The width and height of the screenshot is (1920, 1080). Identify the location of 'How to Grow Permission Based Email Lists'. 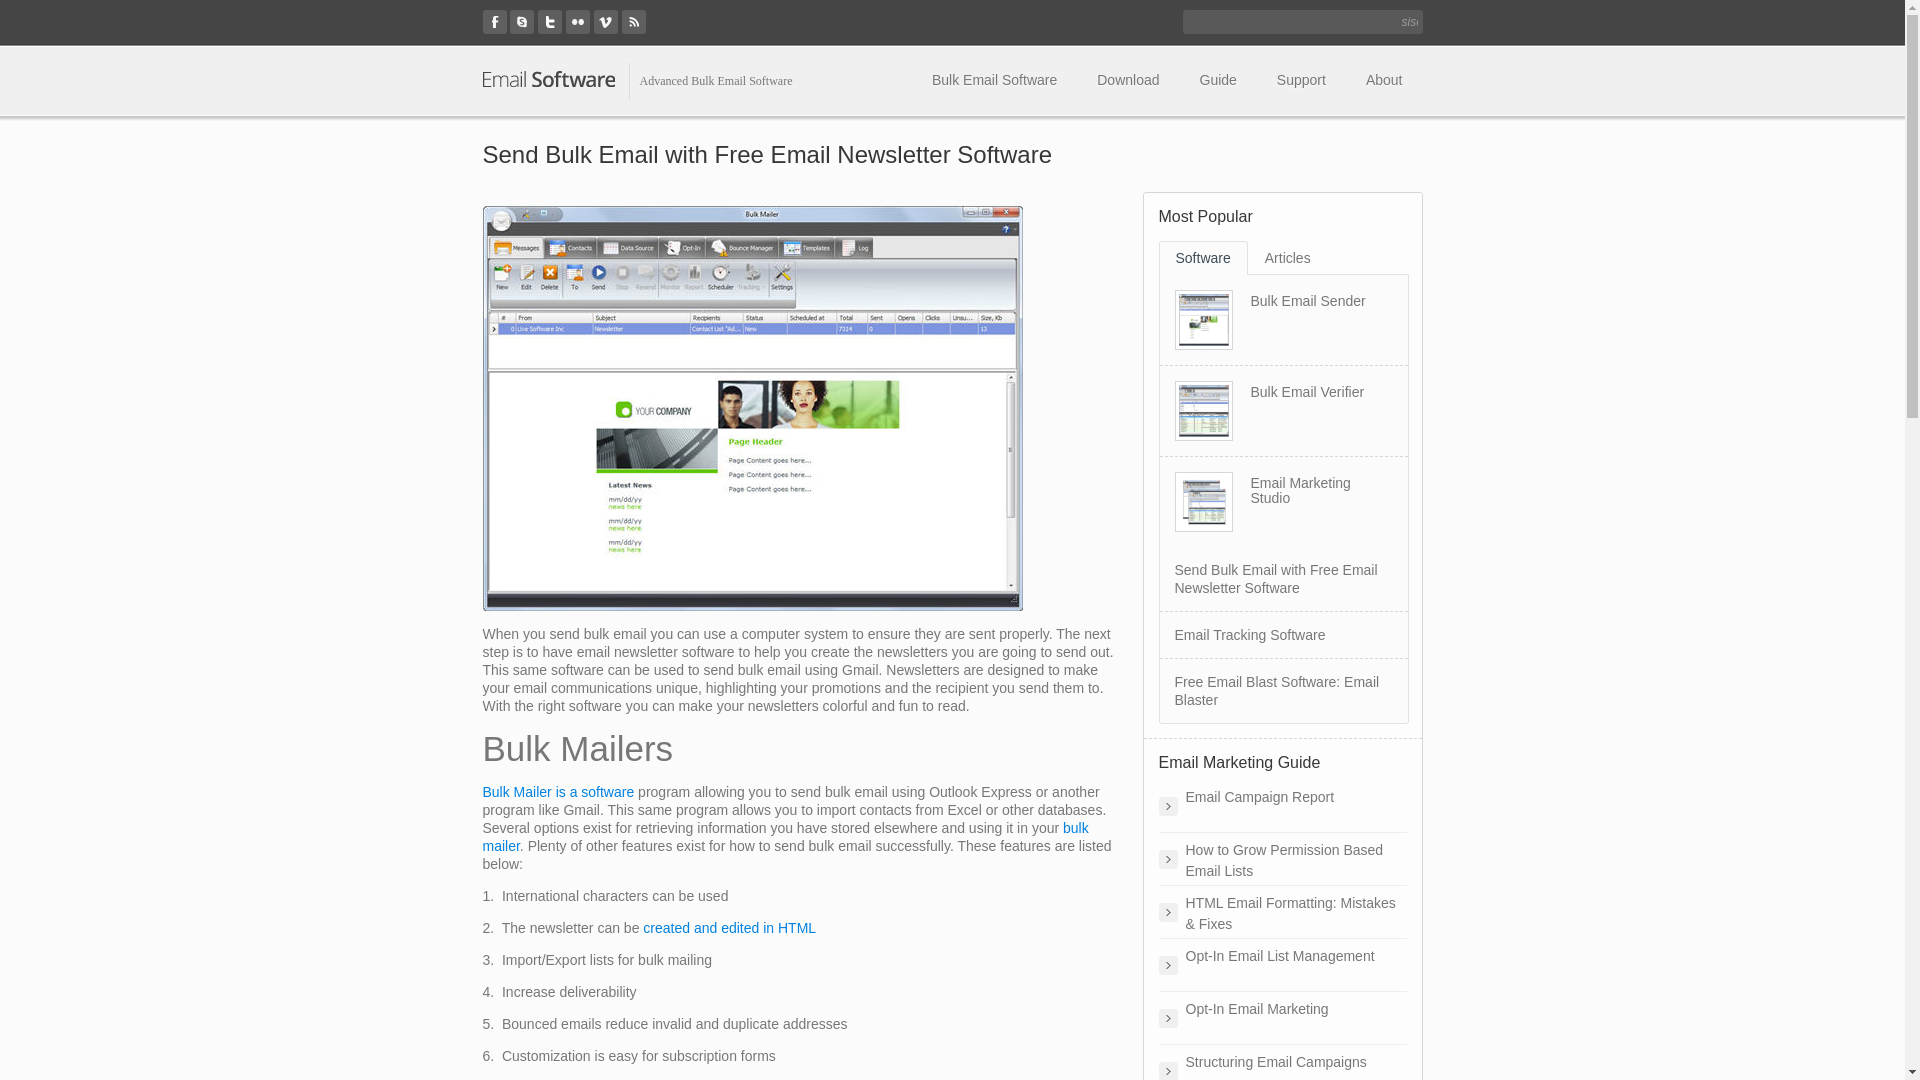
(1281, 858).